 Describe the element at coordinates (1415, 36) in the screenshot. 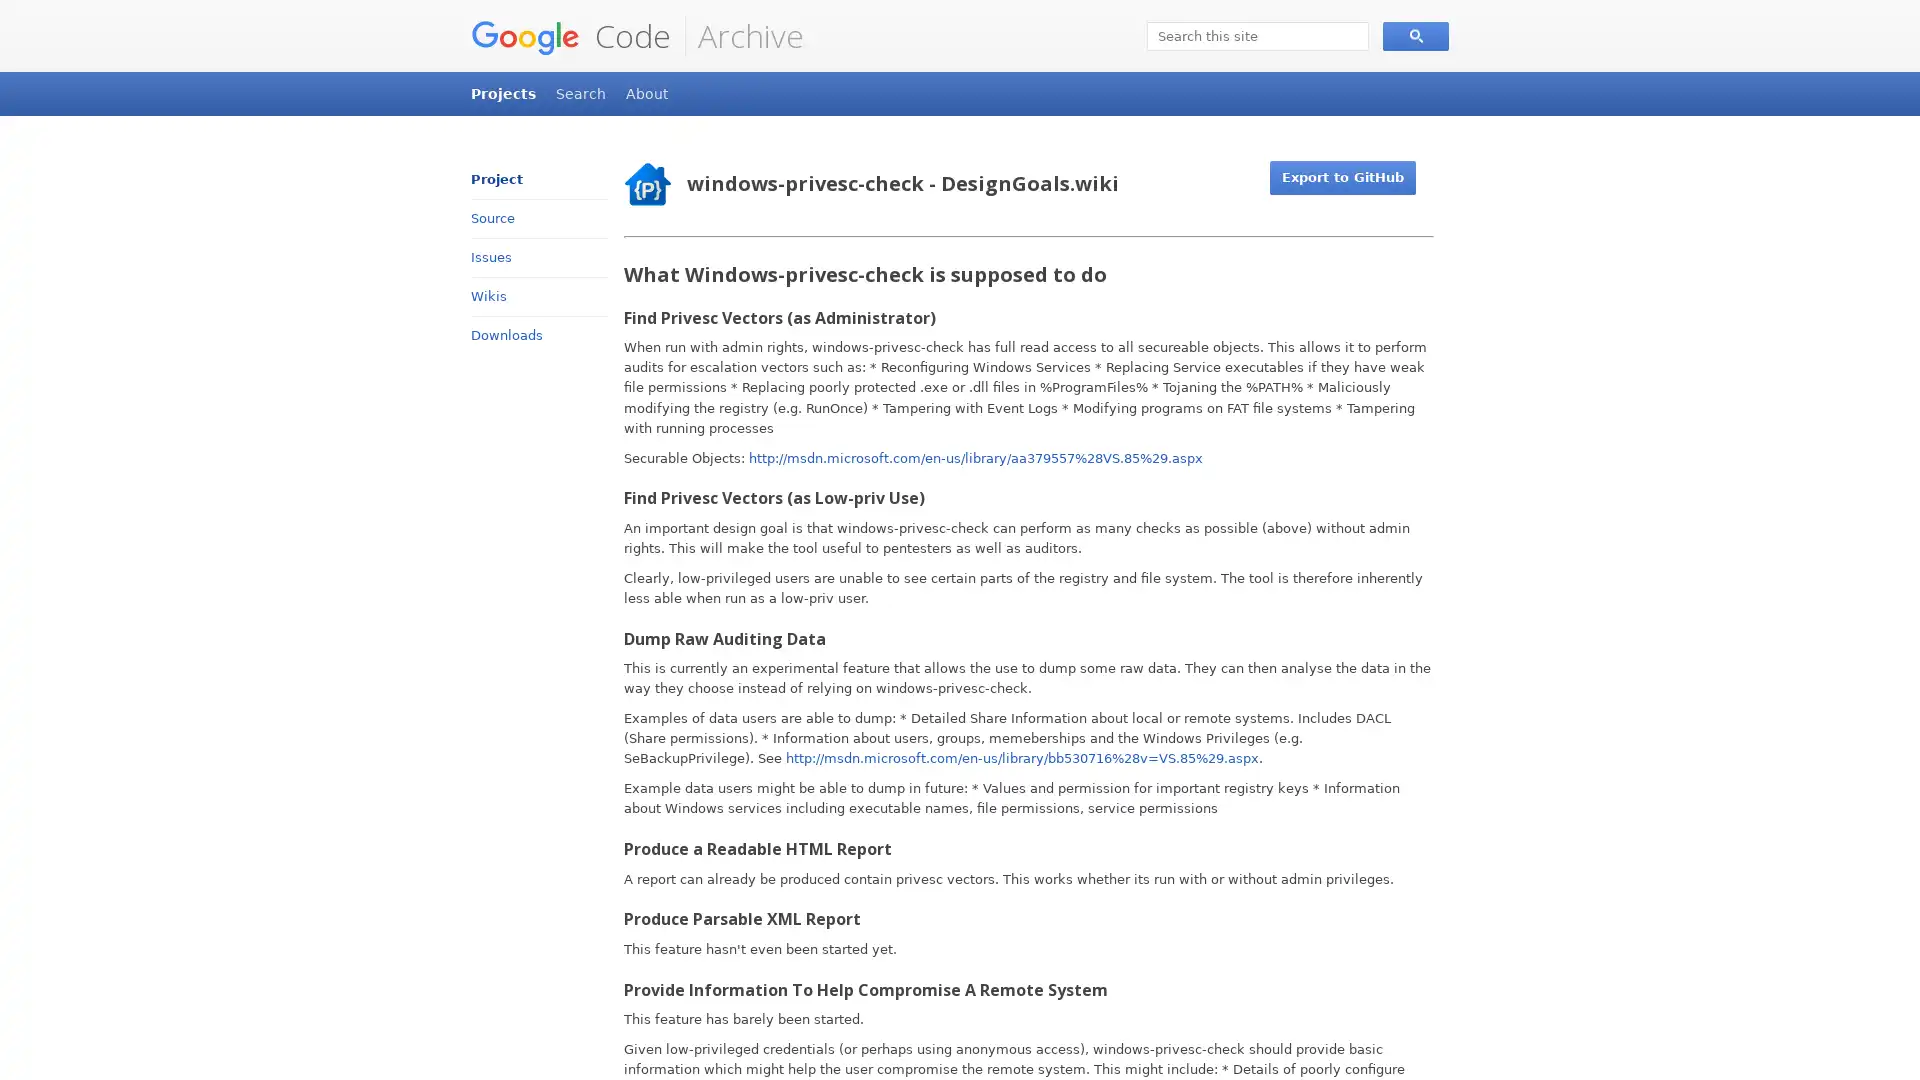

I see `Search` at that location.